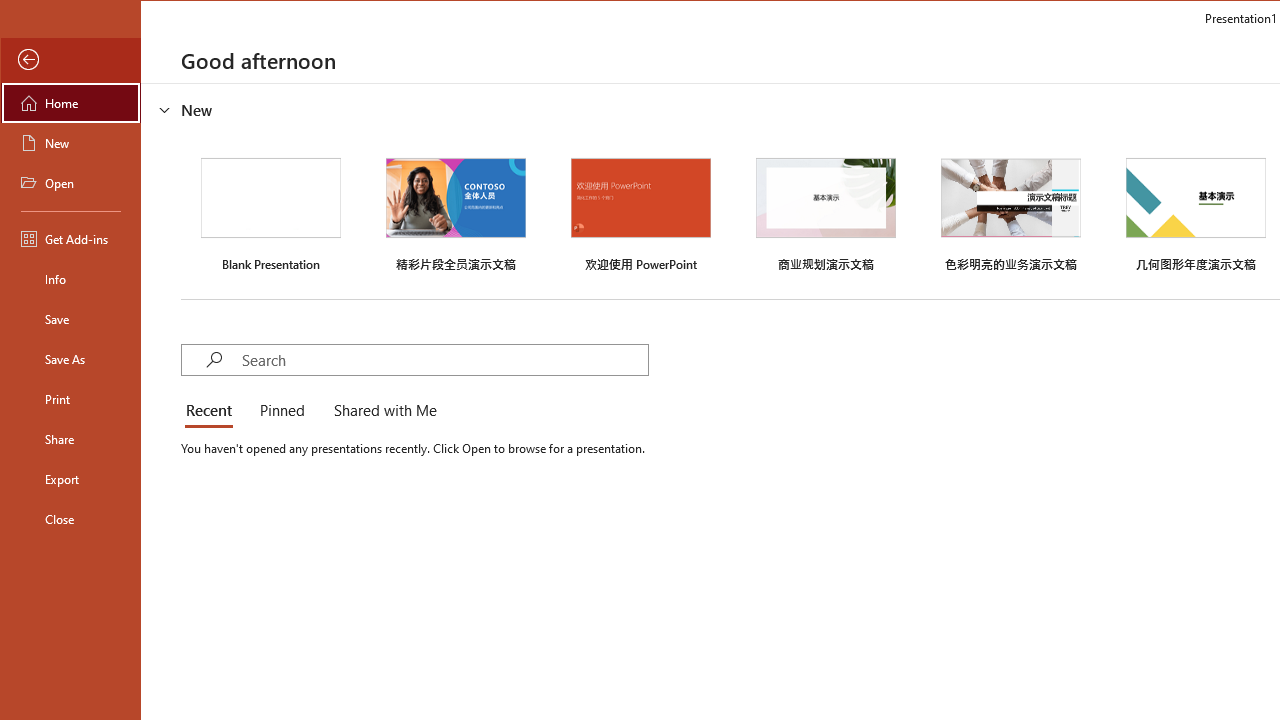 The image size is (1280, 720). I want to click on 'Get Add-ins', so click(71, 238).